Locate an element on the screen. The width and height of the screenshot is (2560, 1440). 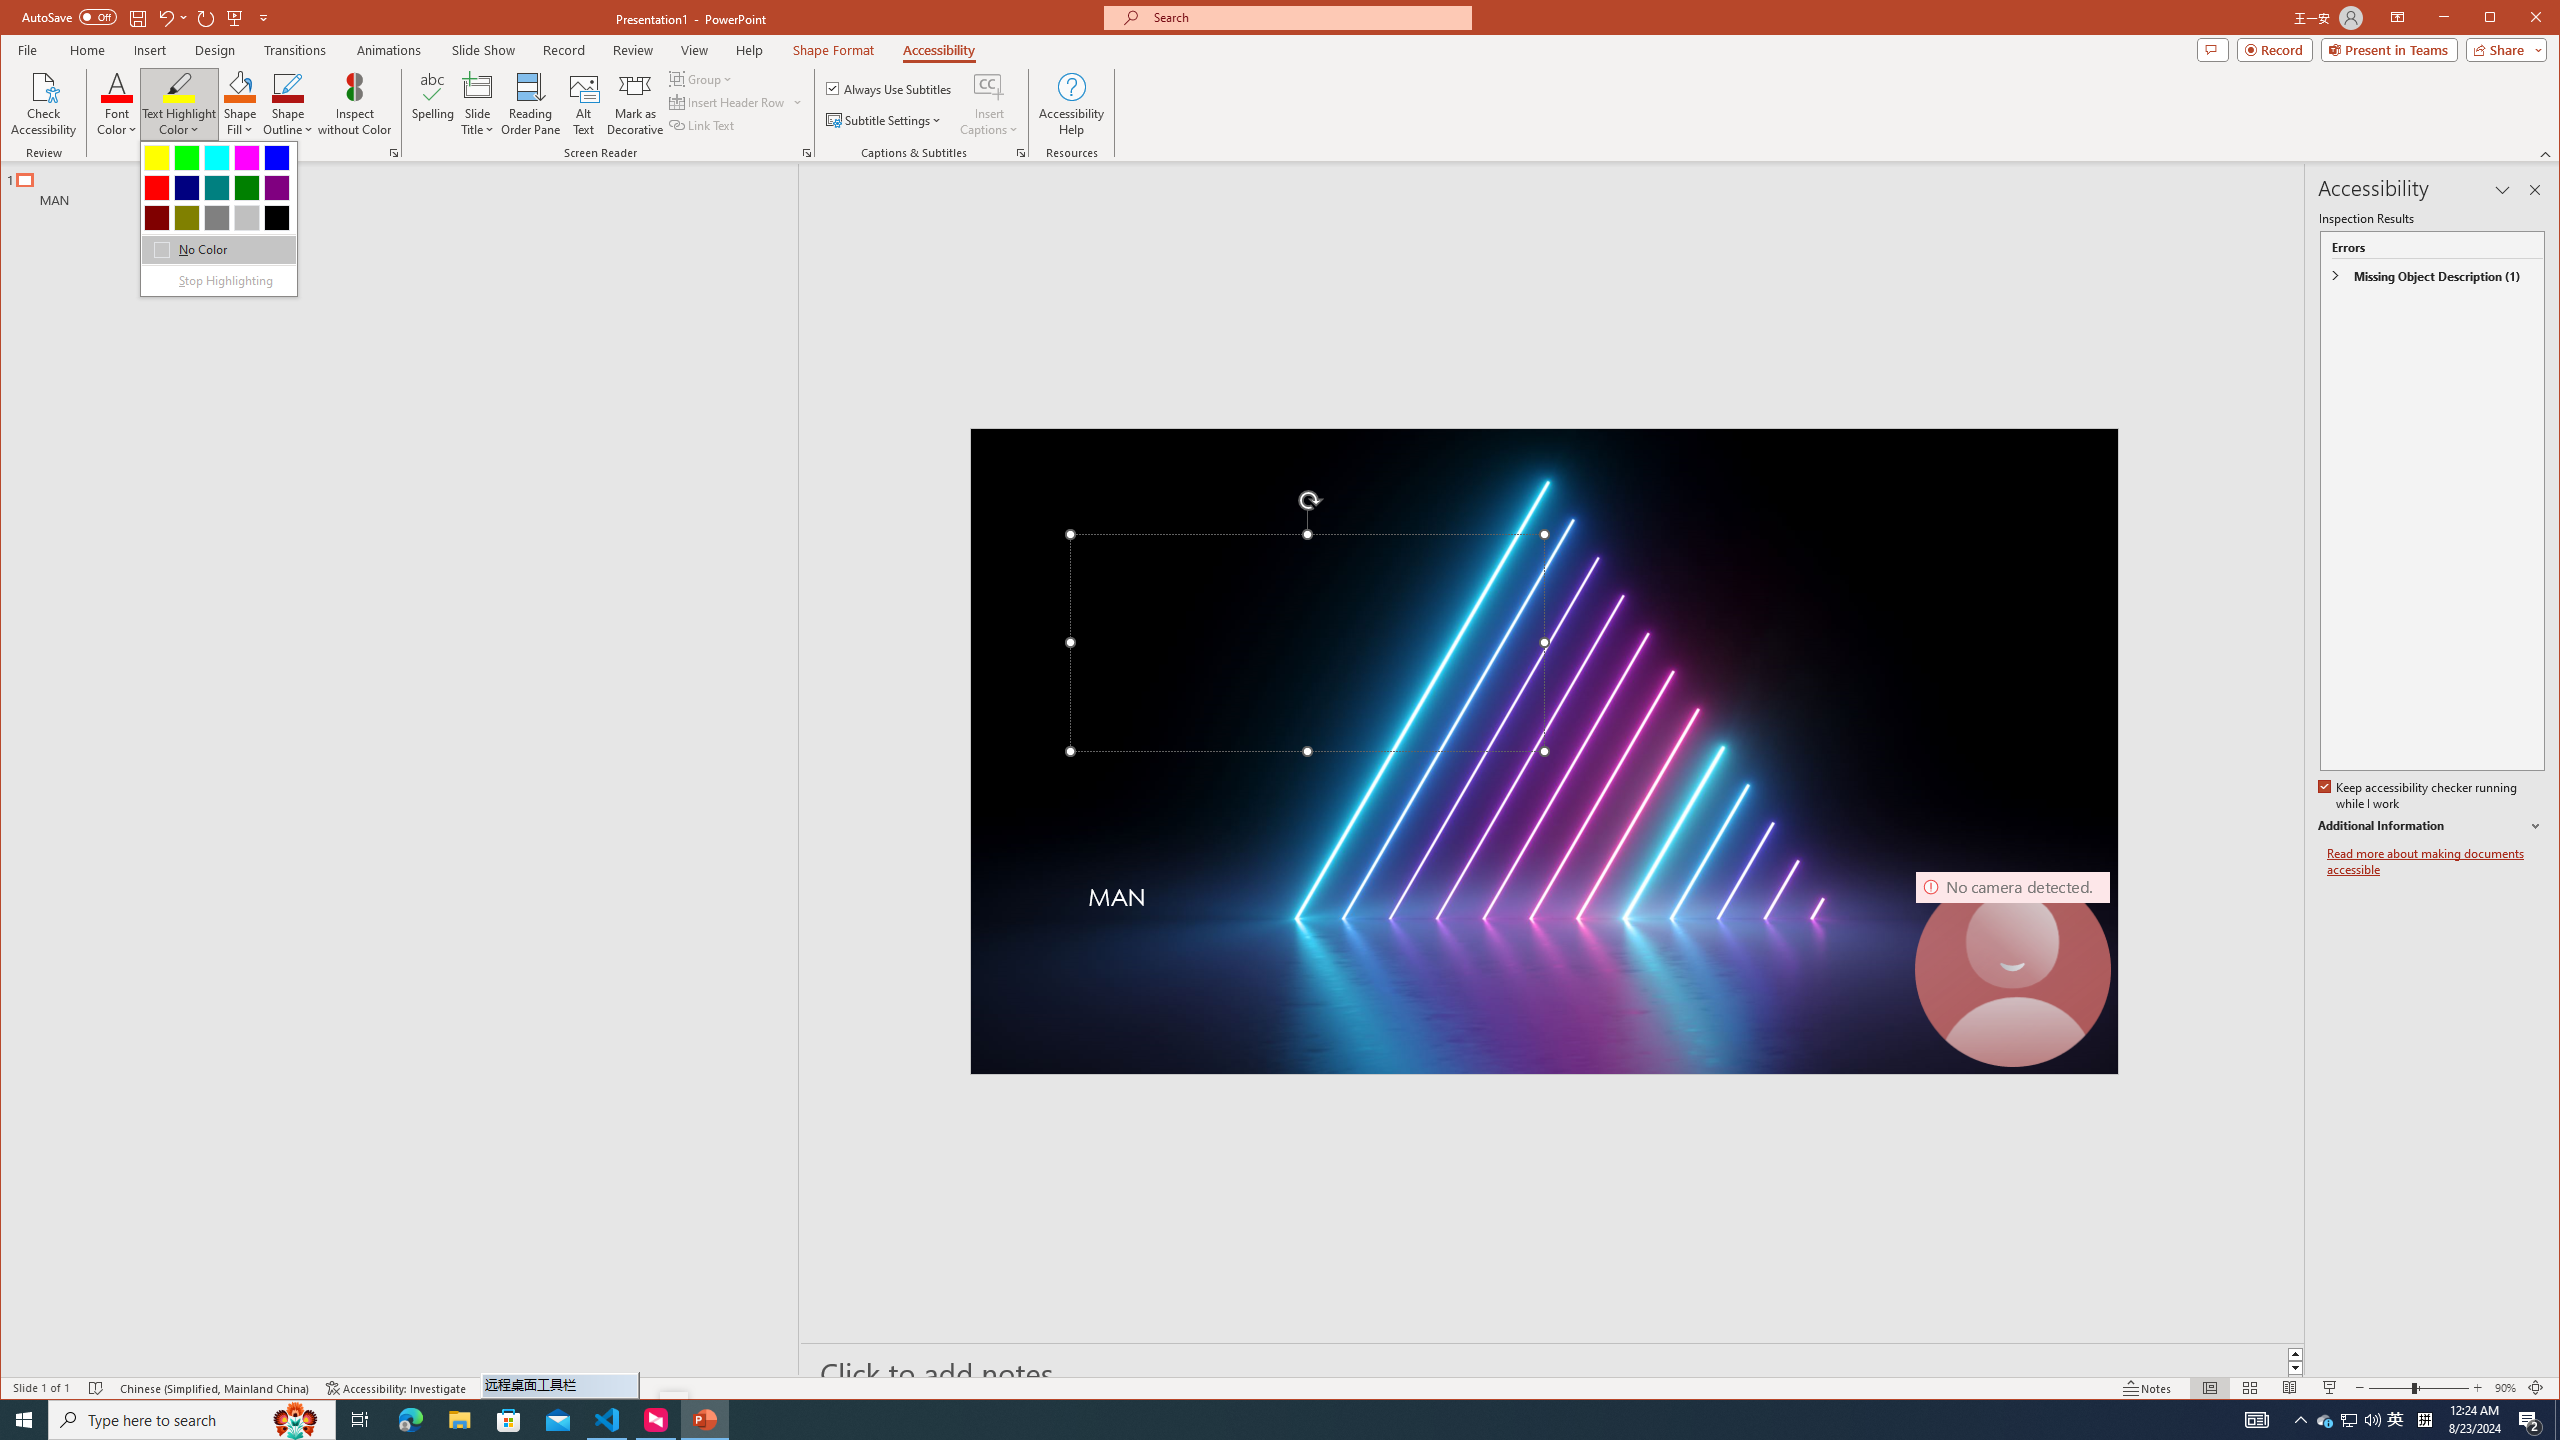
'Maximize' is located at coordinates (2519, 19).